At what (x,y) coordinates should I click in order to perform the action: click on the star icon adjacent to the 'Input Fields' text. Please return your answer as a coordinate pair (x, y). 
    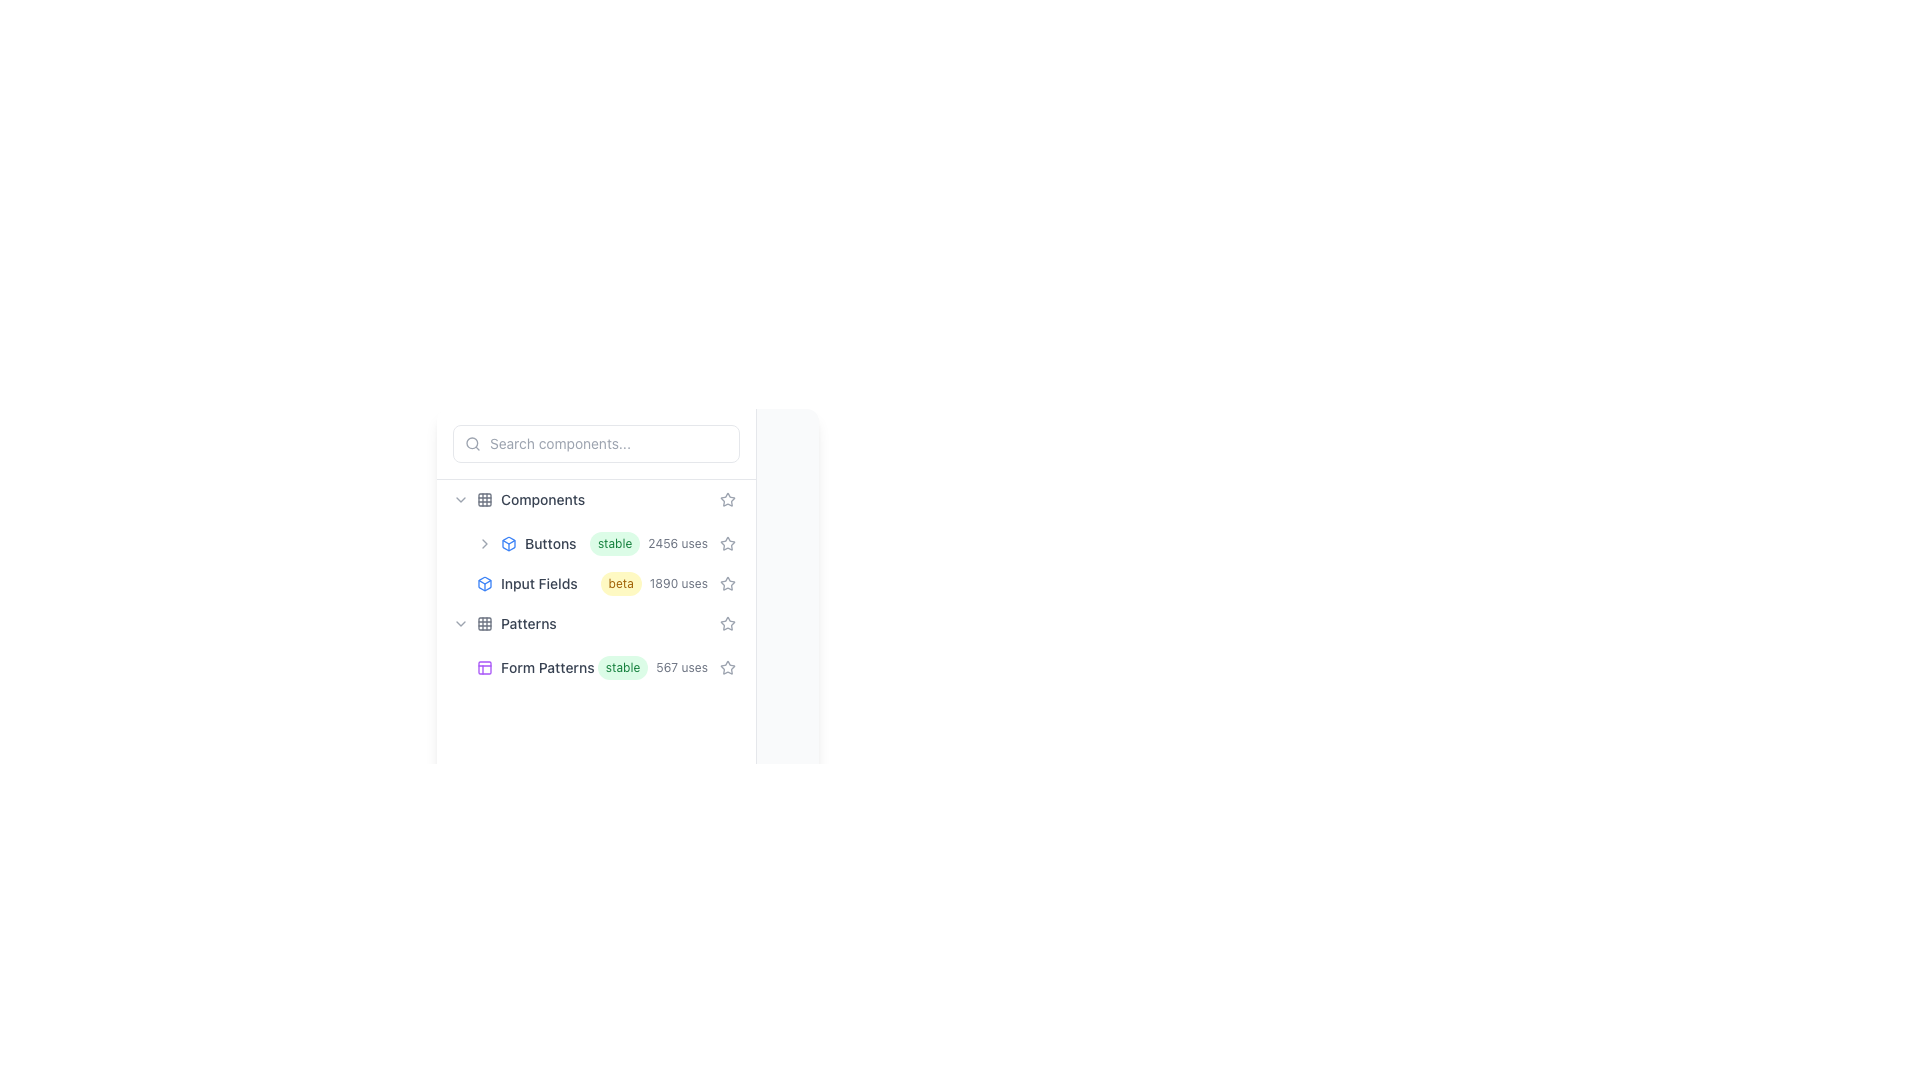
    Looking at the image, I should click on (727, 583).